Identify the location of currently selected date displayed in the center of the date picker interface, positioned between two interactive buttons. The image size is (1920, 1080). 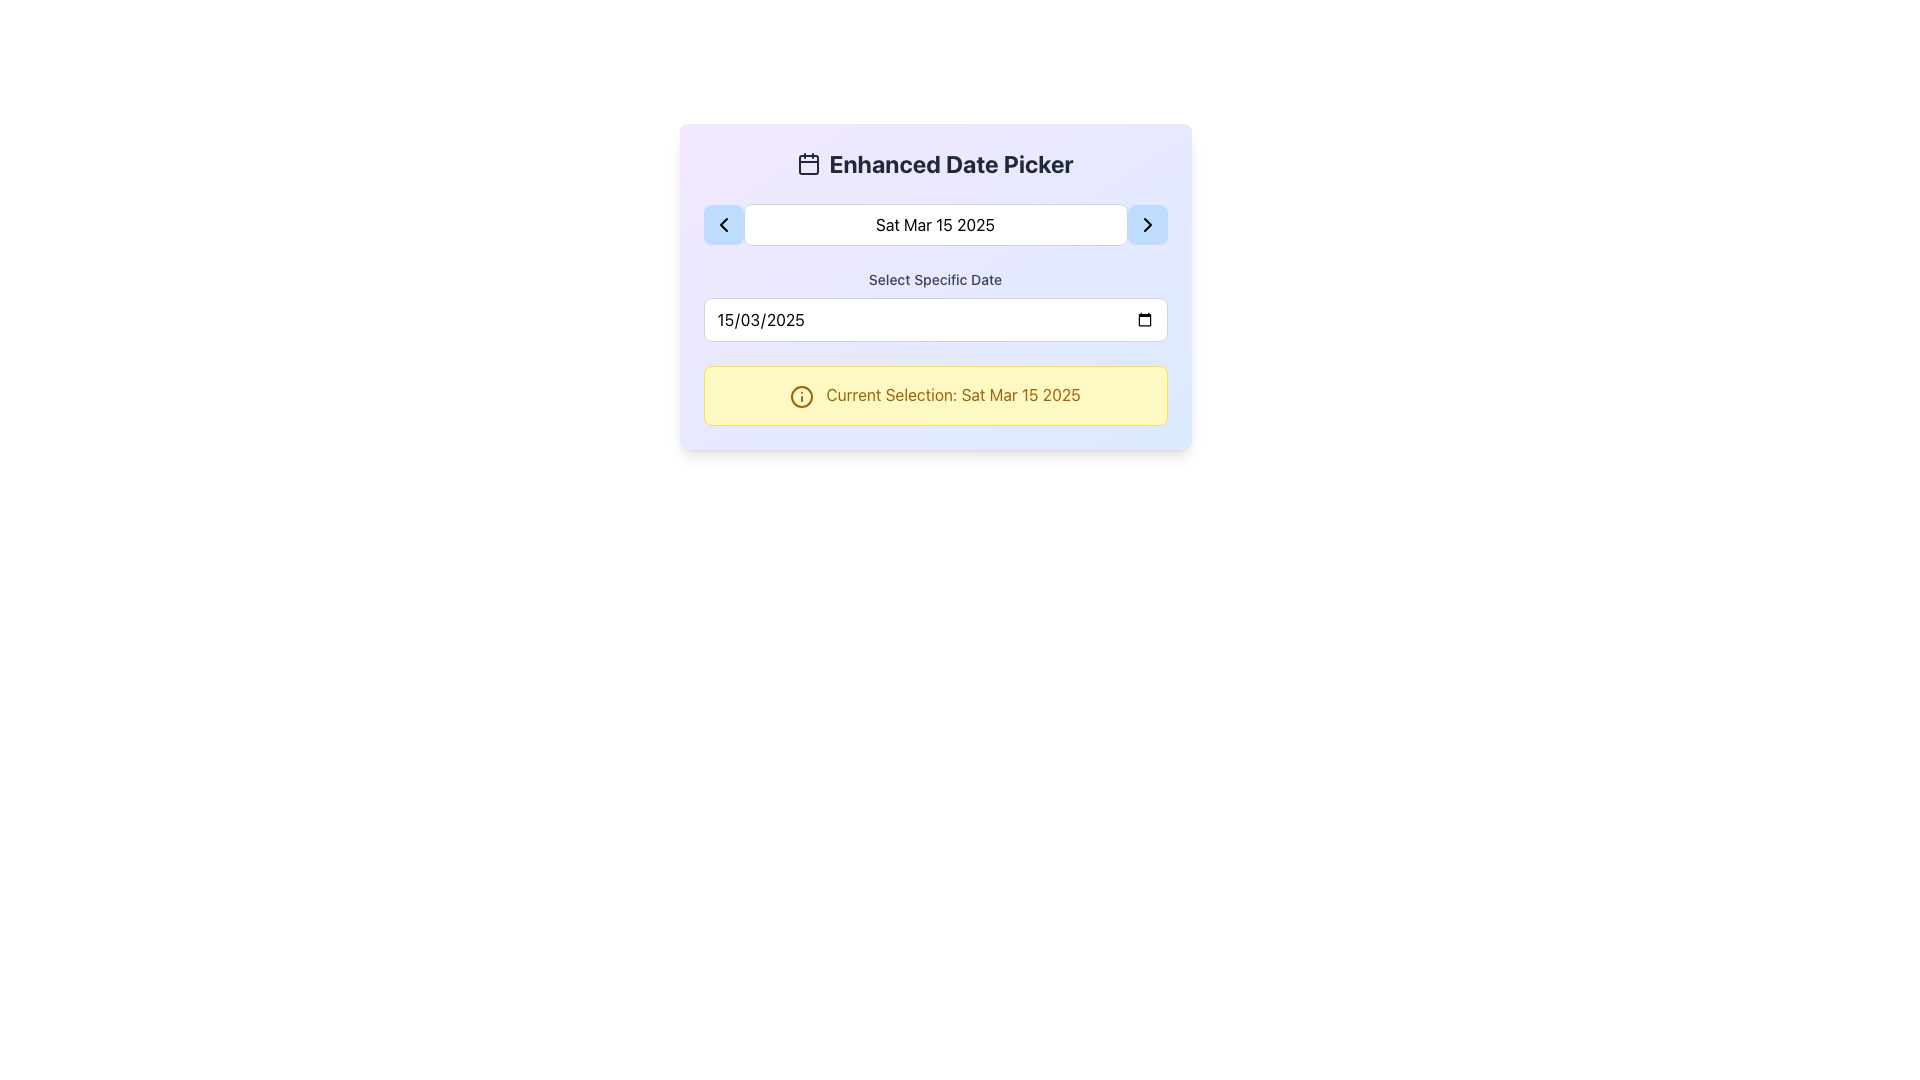
(934, 224).